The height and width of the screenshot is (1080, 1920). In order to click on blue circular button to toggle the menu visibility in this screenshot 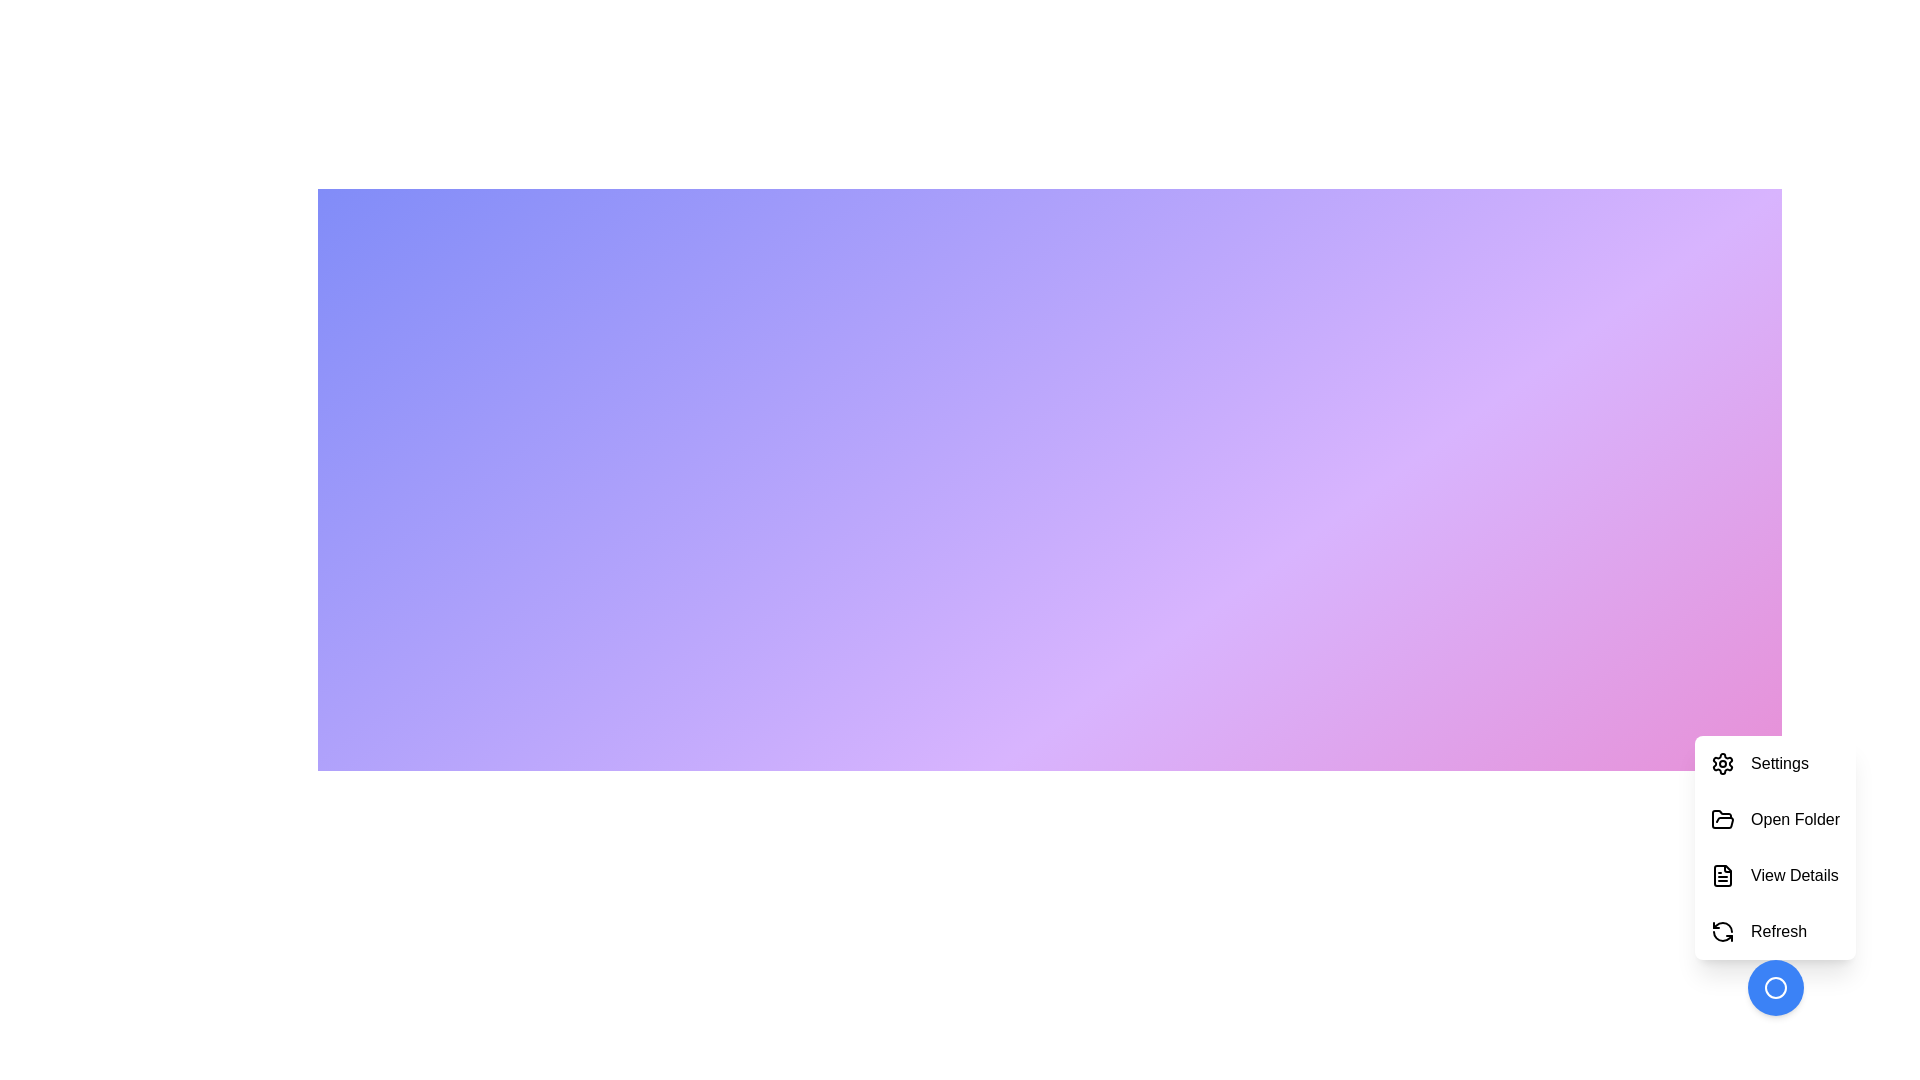, I will do `click(1775, 986)`.